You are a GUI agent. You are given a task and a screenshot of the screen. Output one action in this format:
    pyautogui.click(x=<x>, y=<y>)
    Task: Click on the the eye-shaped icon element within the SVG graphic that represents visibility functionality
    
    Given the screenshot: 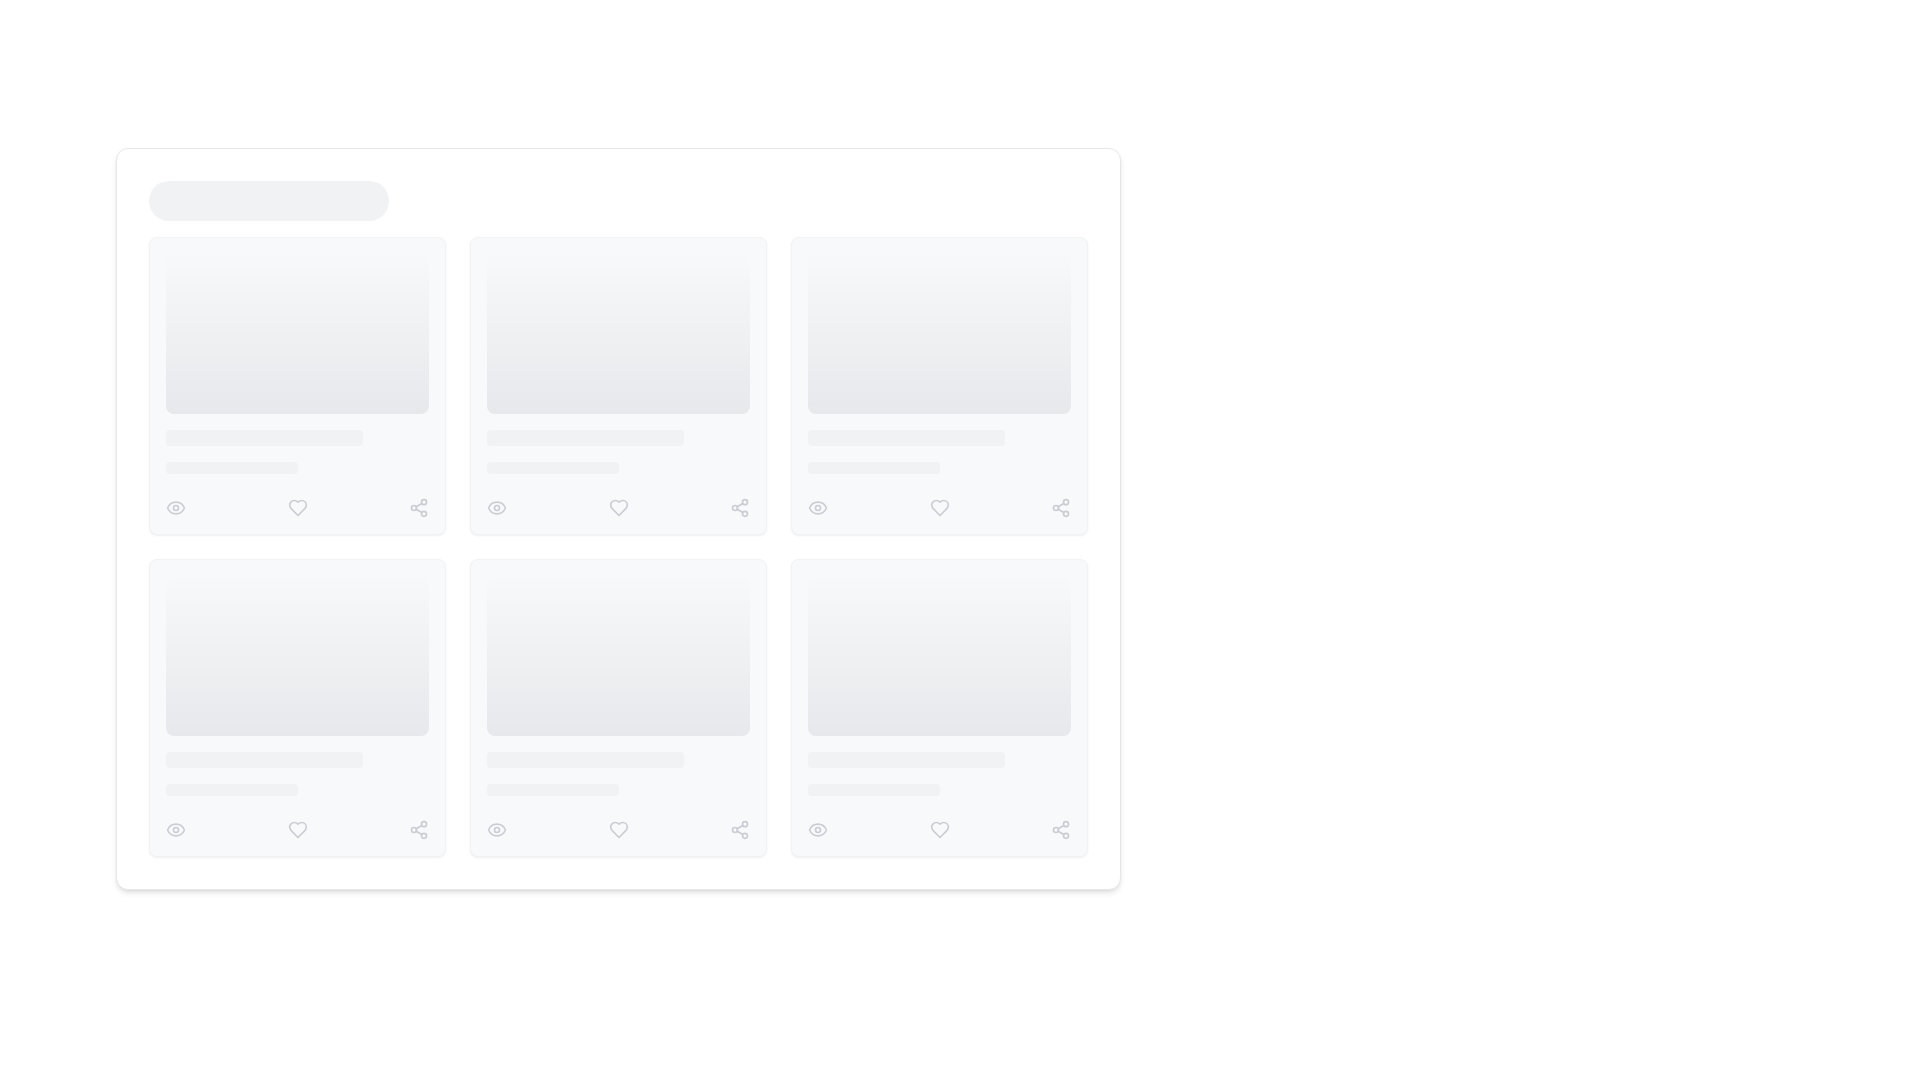 What is the action you would take?
    pyautogui.click(x=817, y=829)
    